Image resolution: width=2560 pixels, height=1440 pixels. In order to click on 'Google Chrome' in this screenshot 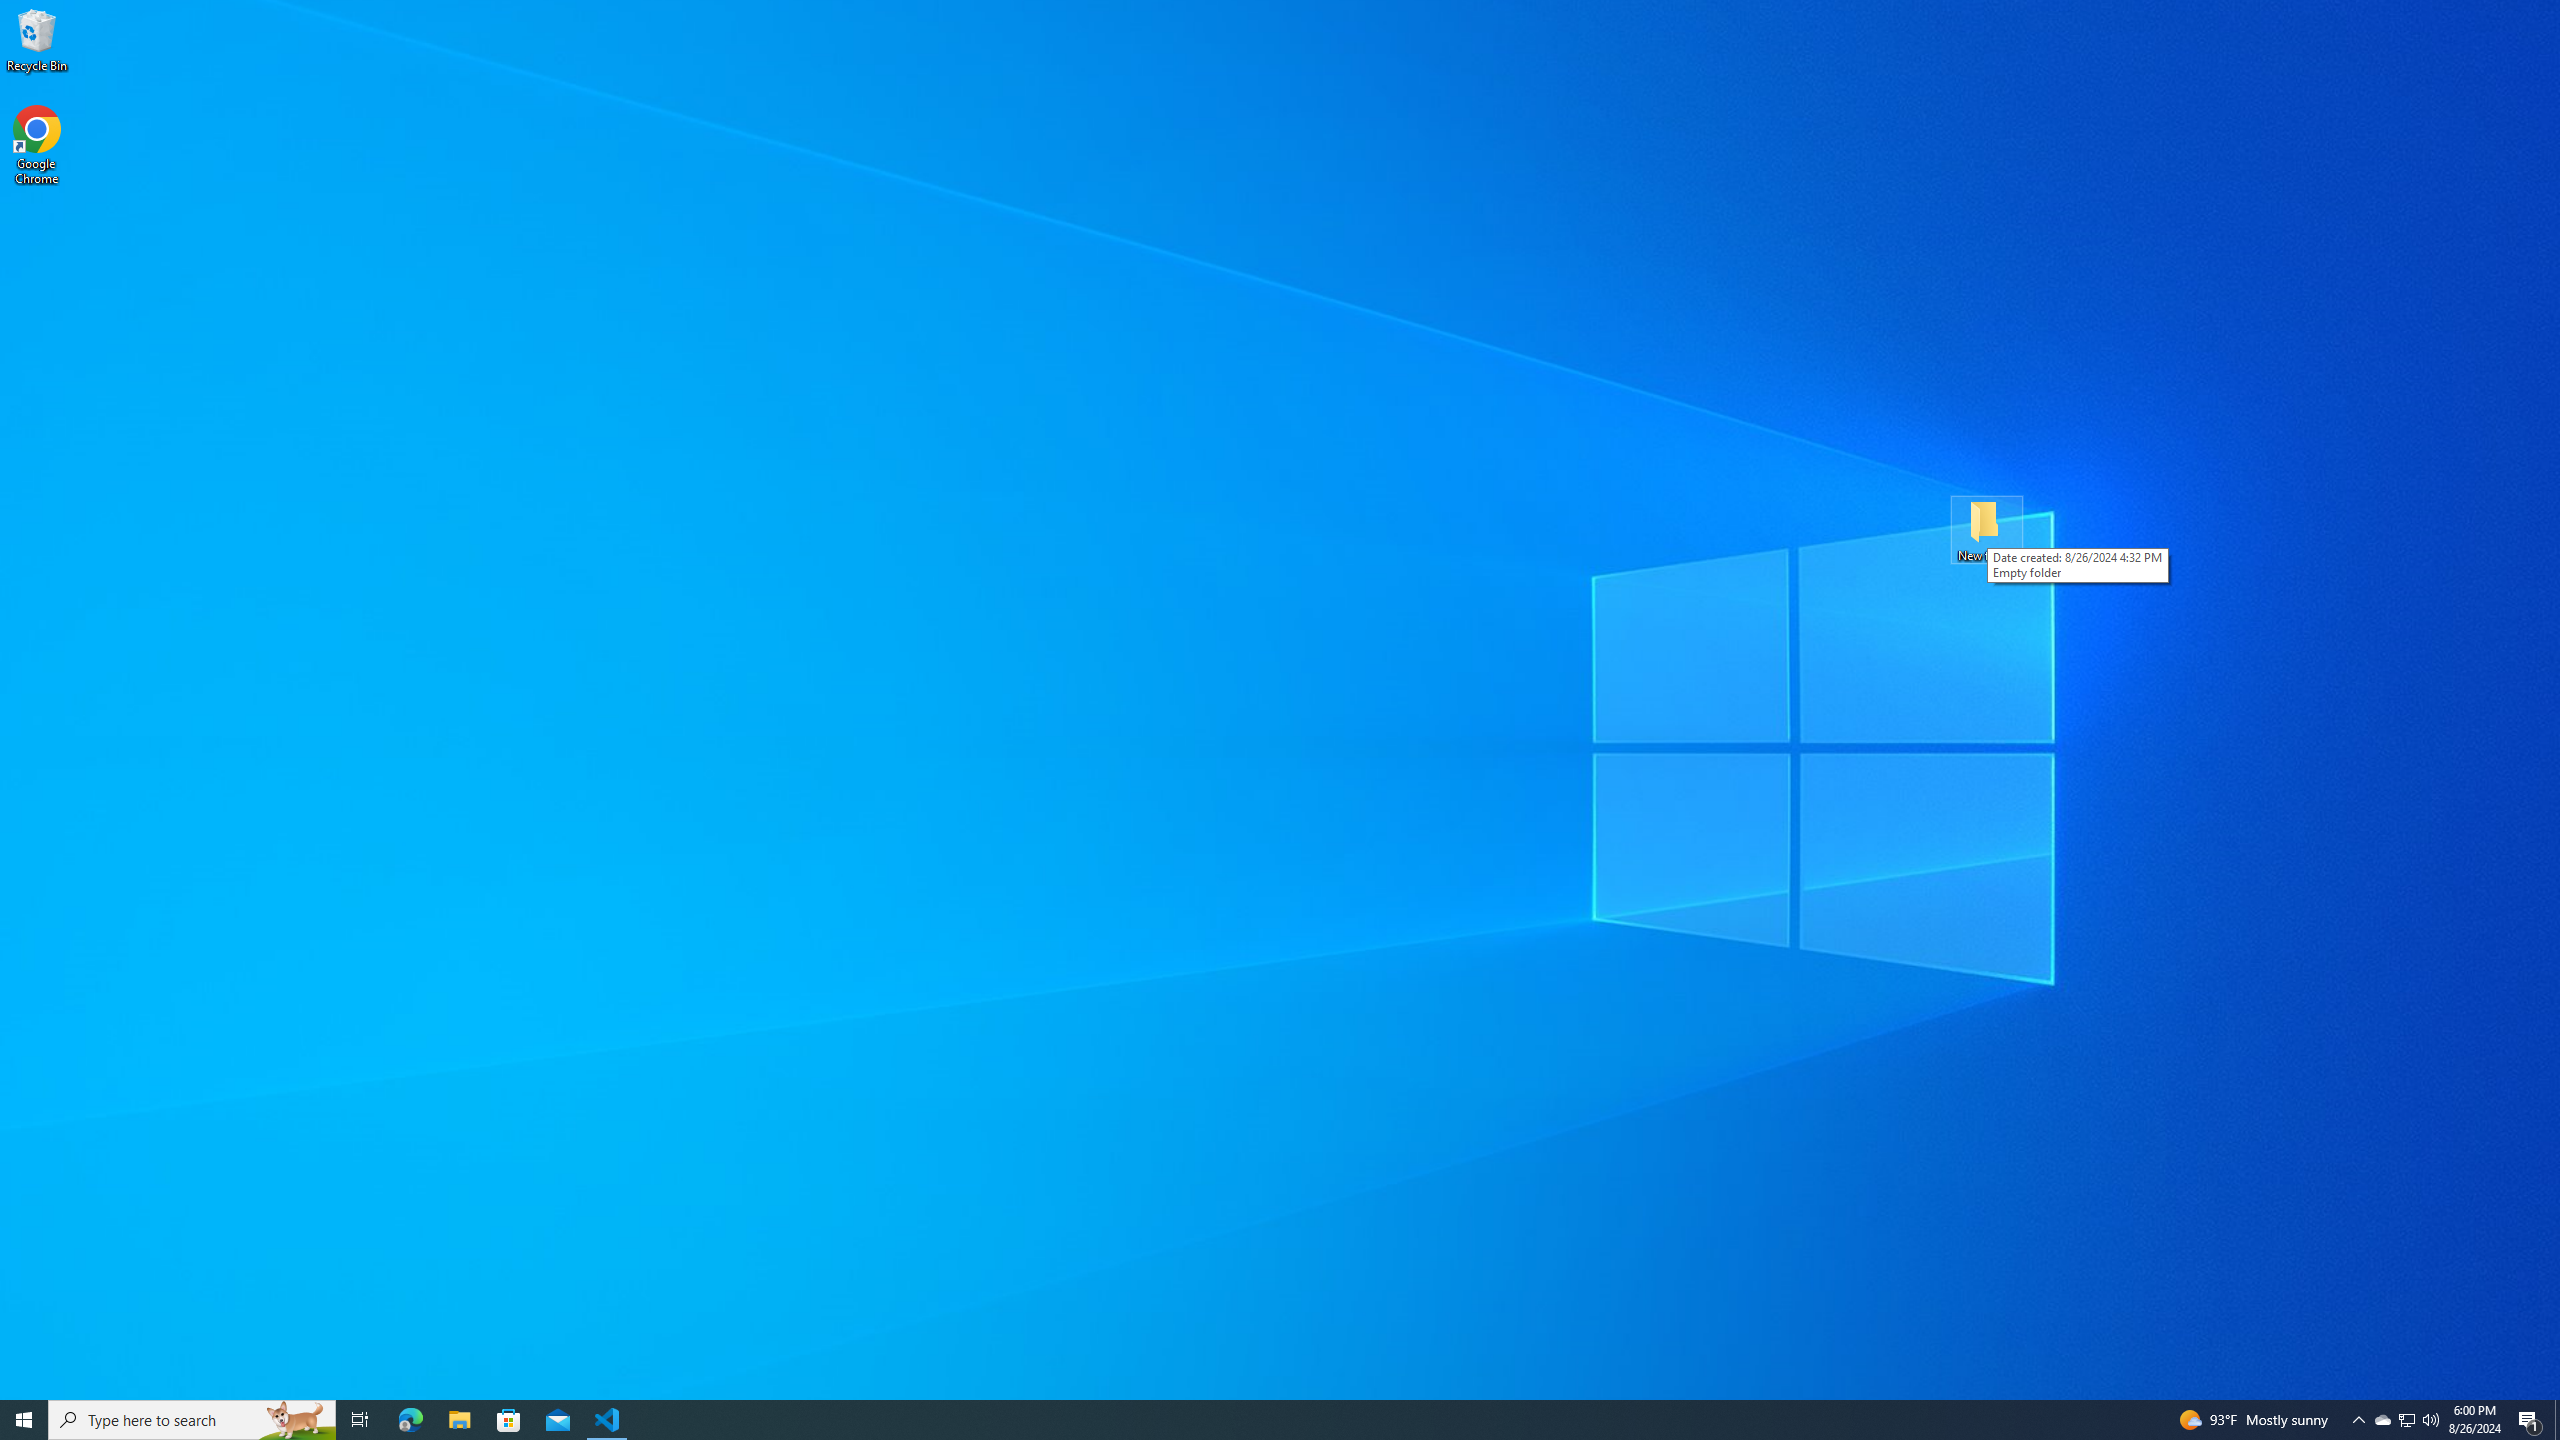, I will do `click(36, 145)`.